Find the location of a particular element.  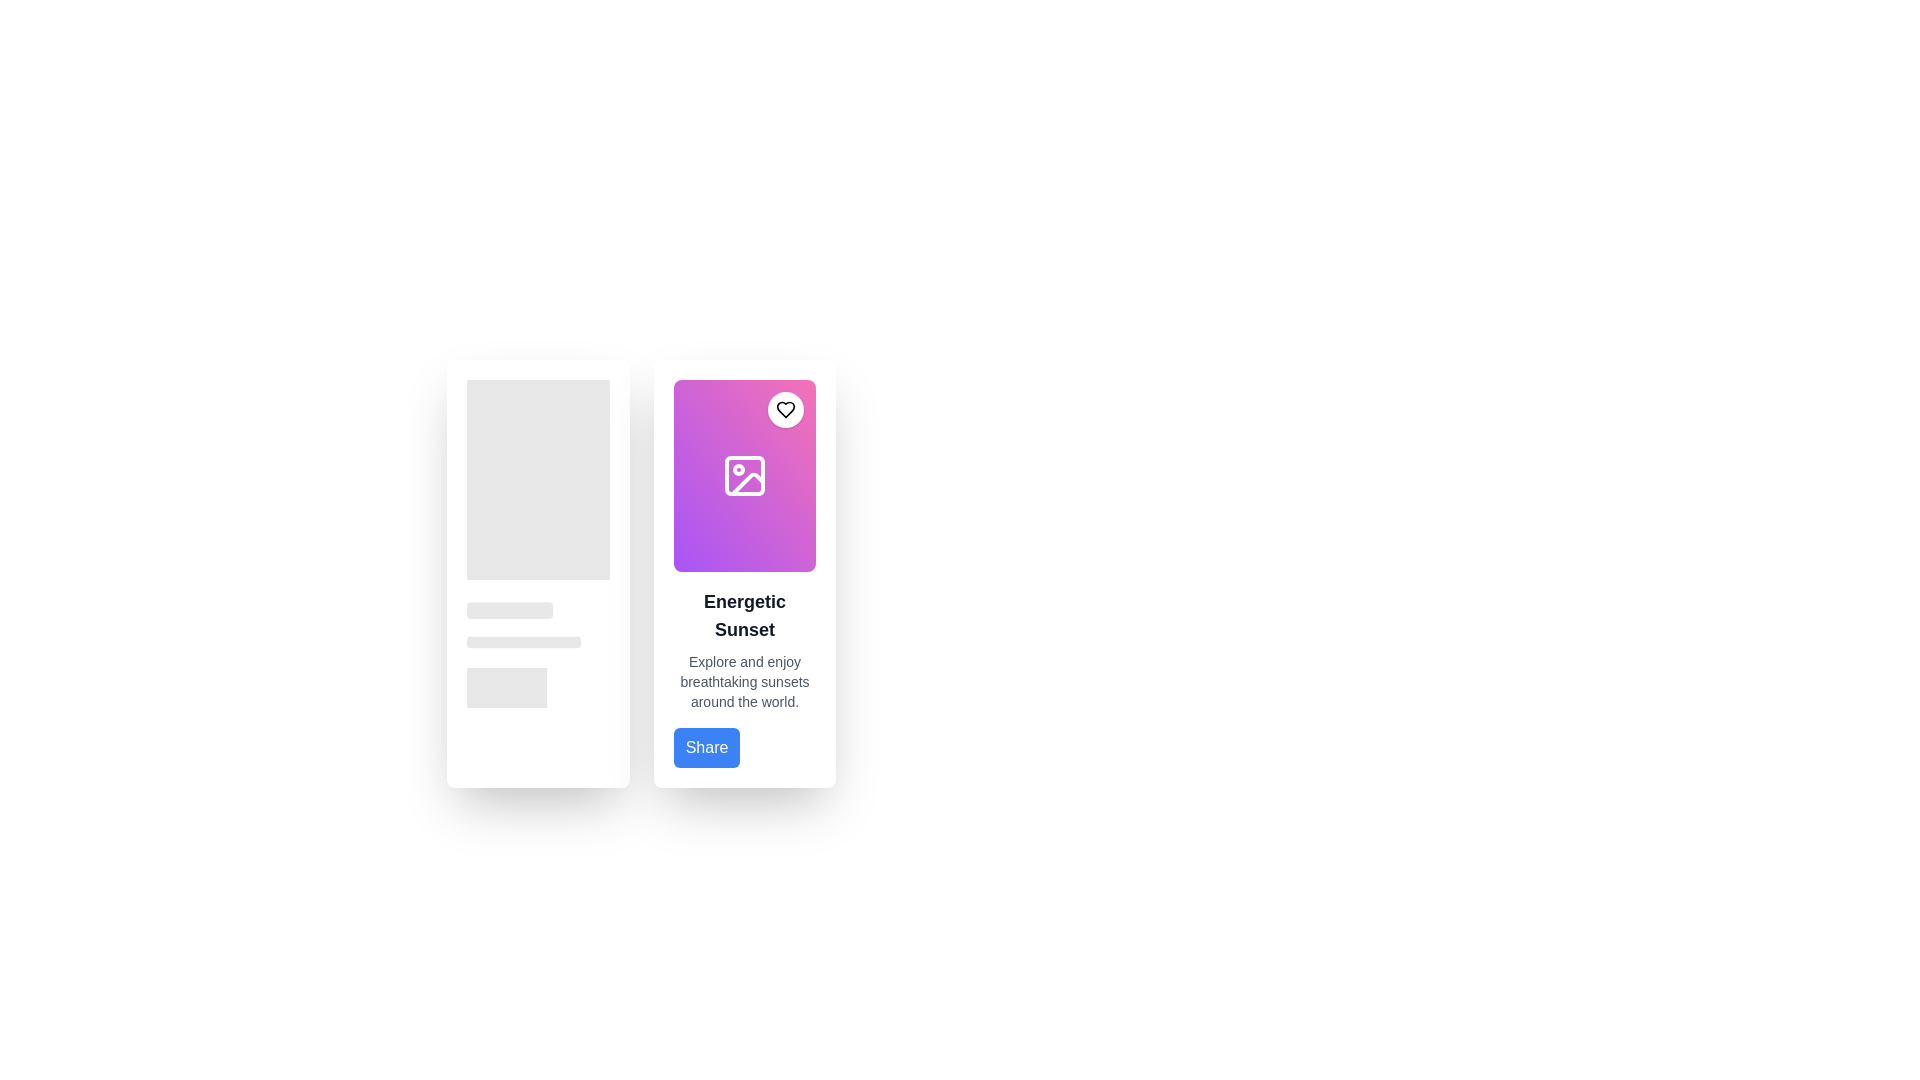

the Skeleton placeholder rectangle, which serves as a loading indicator for content is located at coordinates (507, 686).